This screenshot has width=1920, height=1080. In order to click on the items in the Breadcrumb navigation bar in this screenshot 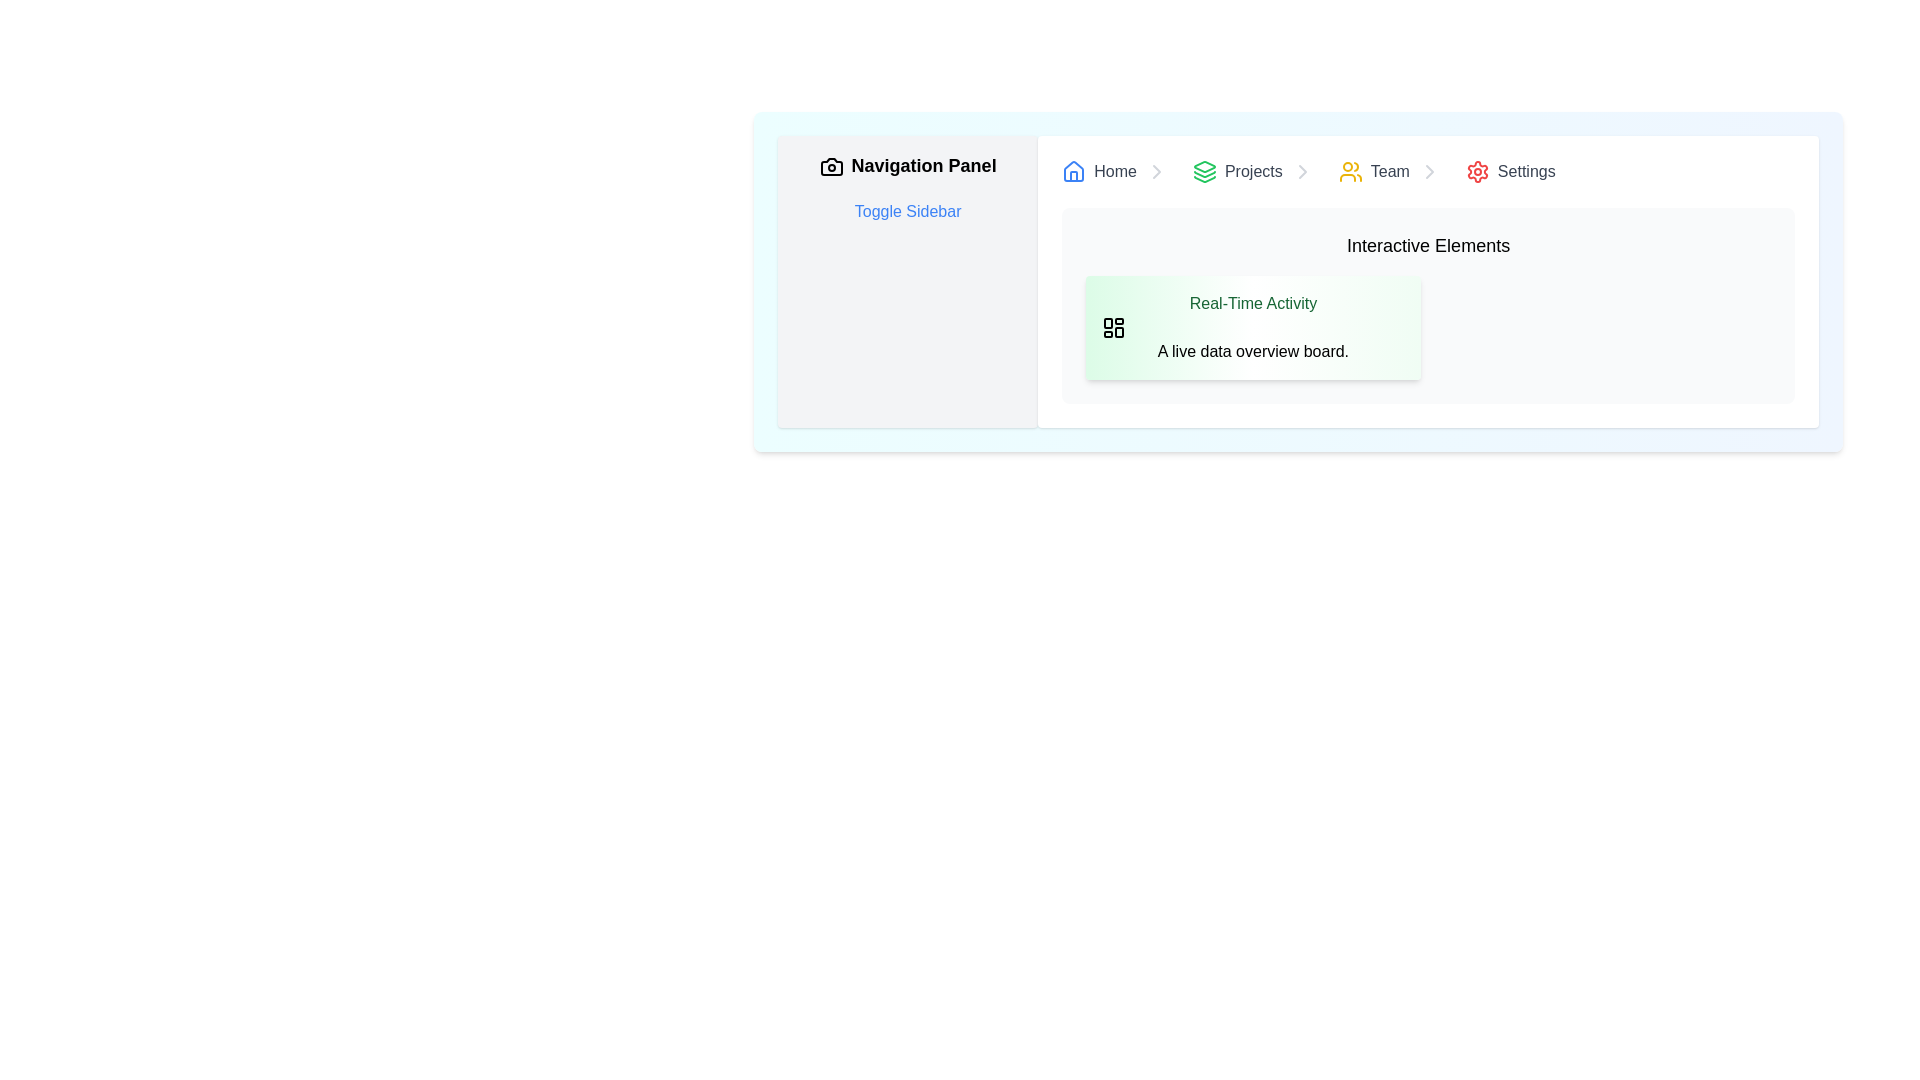, I will do `click(1427, 171)`.